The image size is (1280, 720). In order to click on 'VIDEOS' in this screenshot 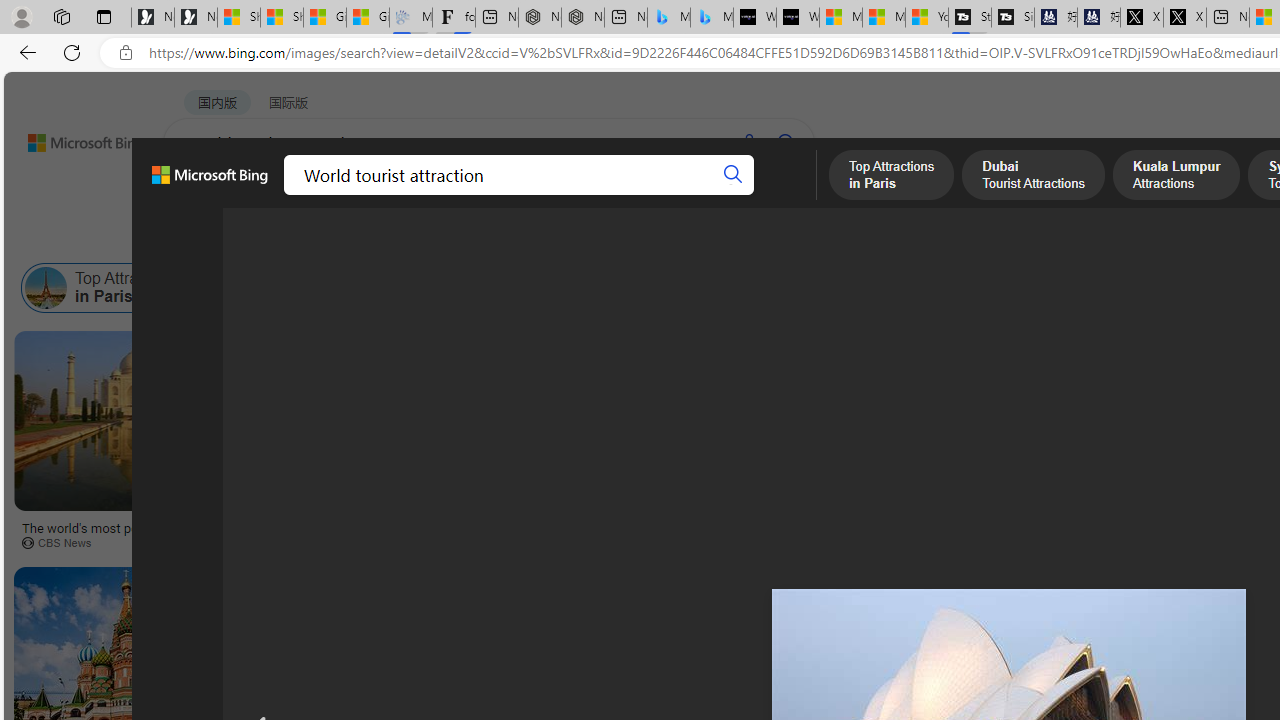, I will do `click(457, 195)`.